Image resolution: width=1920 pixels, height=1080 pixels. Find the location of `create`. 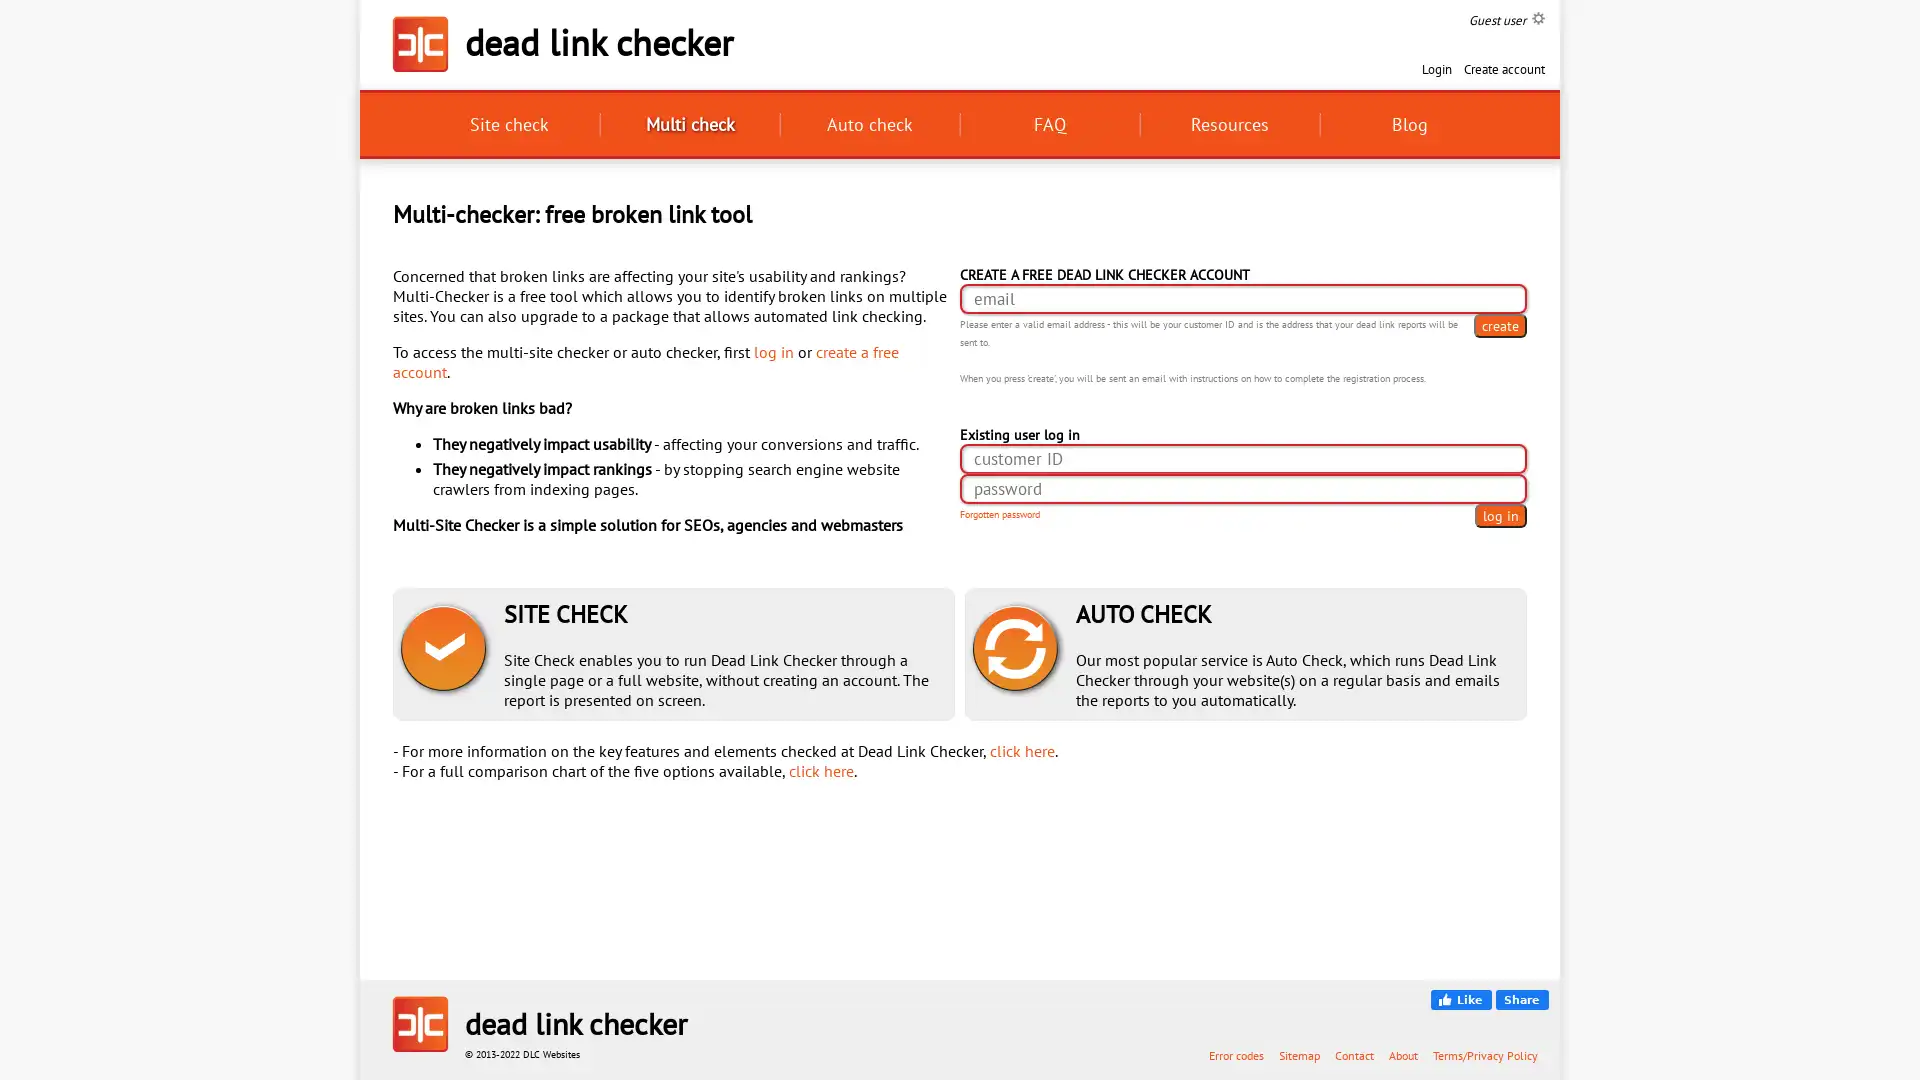

create is located at coordinates (1500, 325).